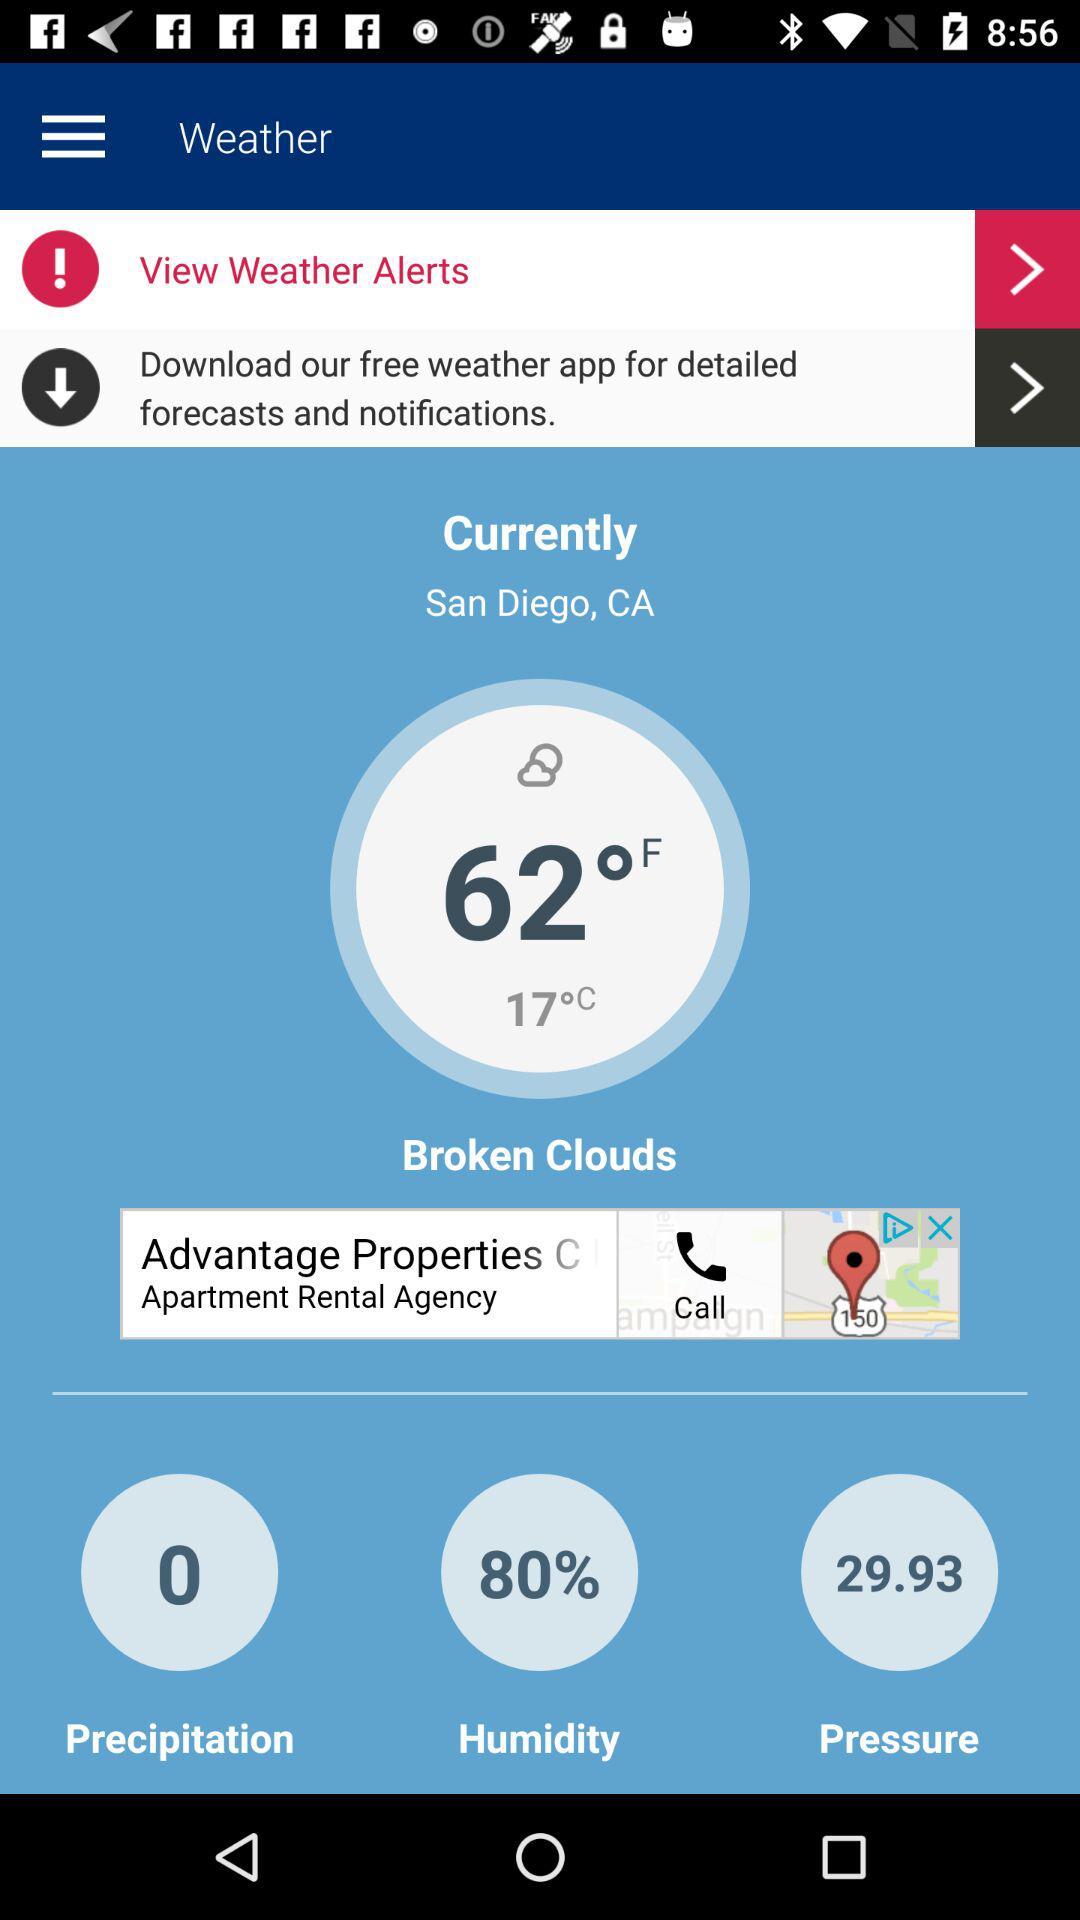  I want to click on the menu icon, so click(72, 135).